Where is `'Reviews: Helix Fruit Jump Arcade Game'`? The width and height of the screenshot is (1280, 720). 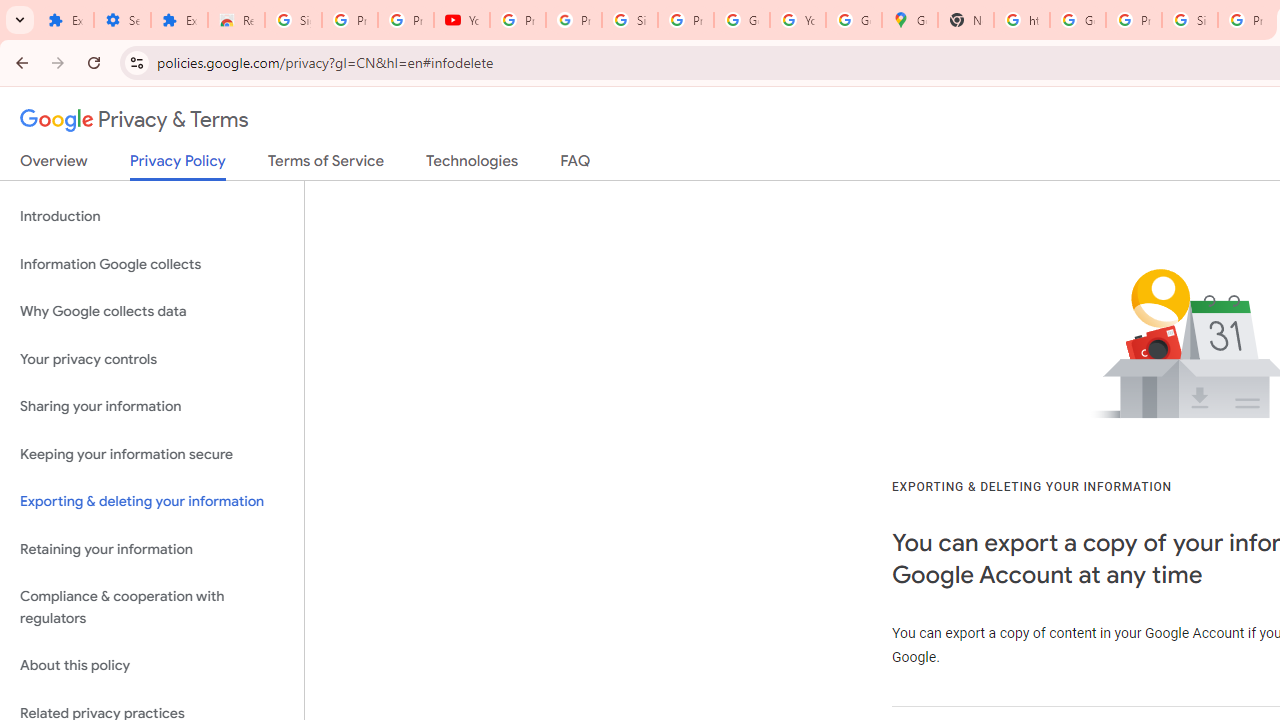
'Reviews: Helix Fruit Jump Arcade Game' is located at coordinates (236, 20).